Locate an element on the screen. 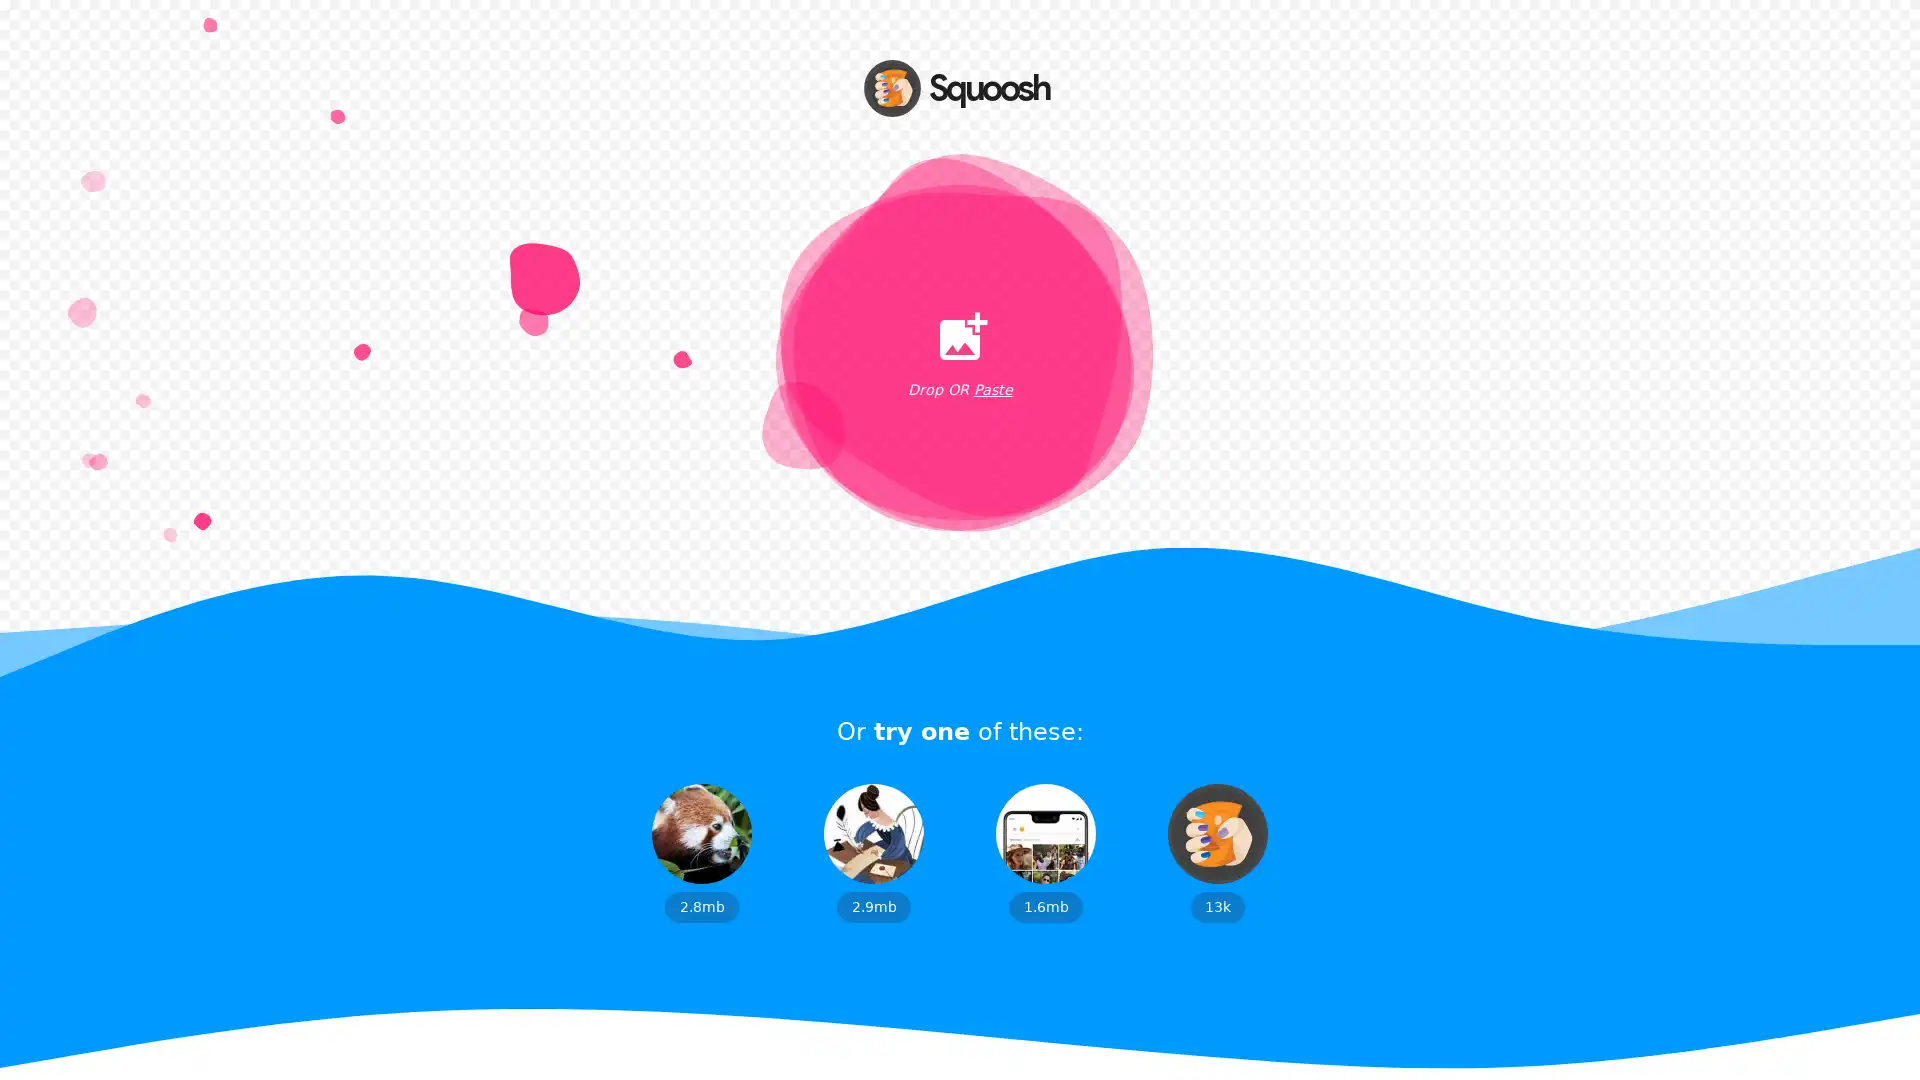  SVG icon 13k is located at coordinates (1217, 852).